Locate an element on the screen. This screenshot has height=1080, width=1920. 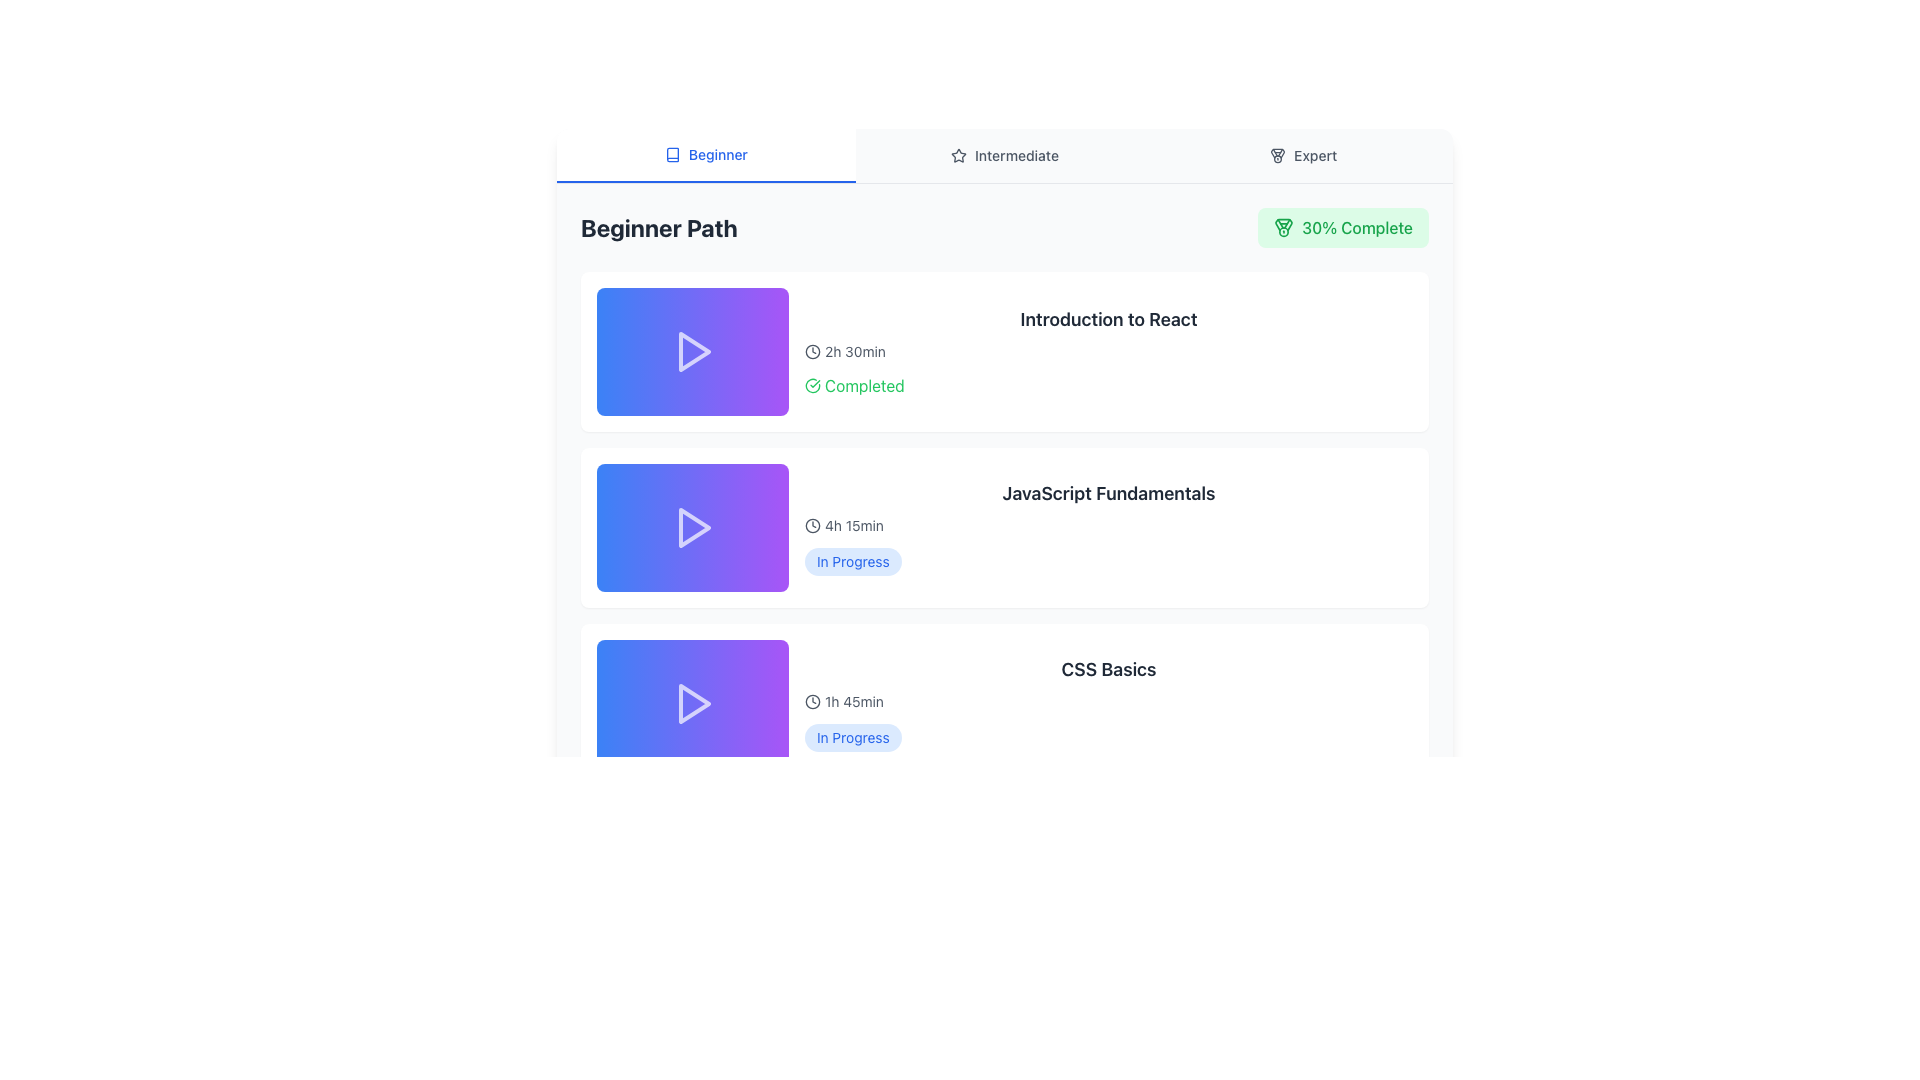
the clock icon representing the duration of '4h 15min' in the 'JavaScript Fundamentals' card is located at coordinates (812, 524).